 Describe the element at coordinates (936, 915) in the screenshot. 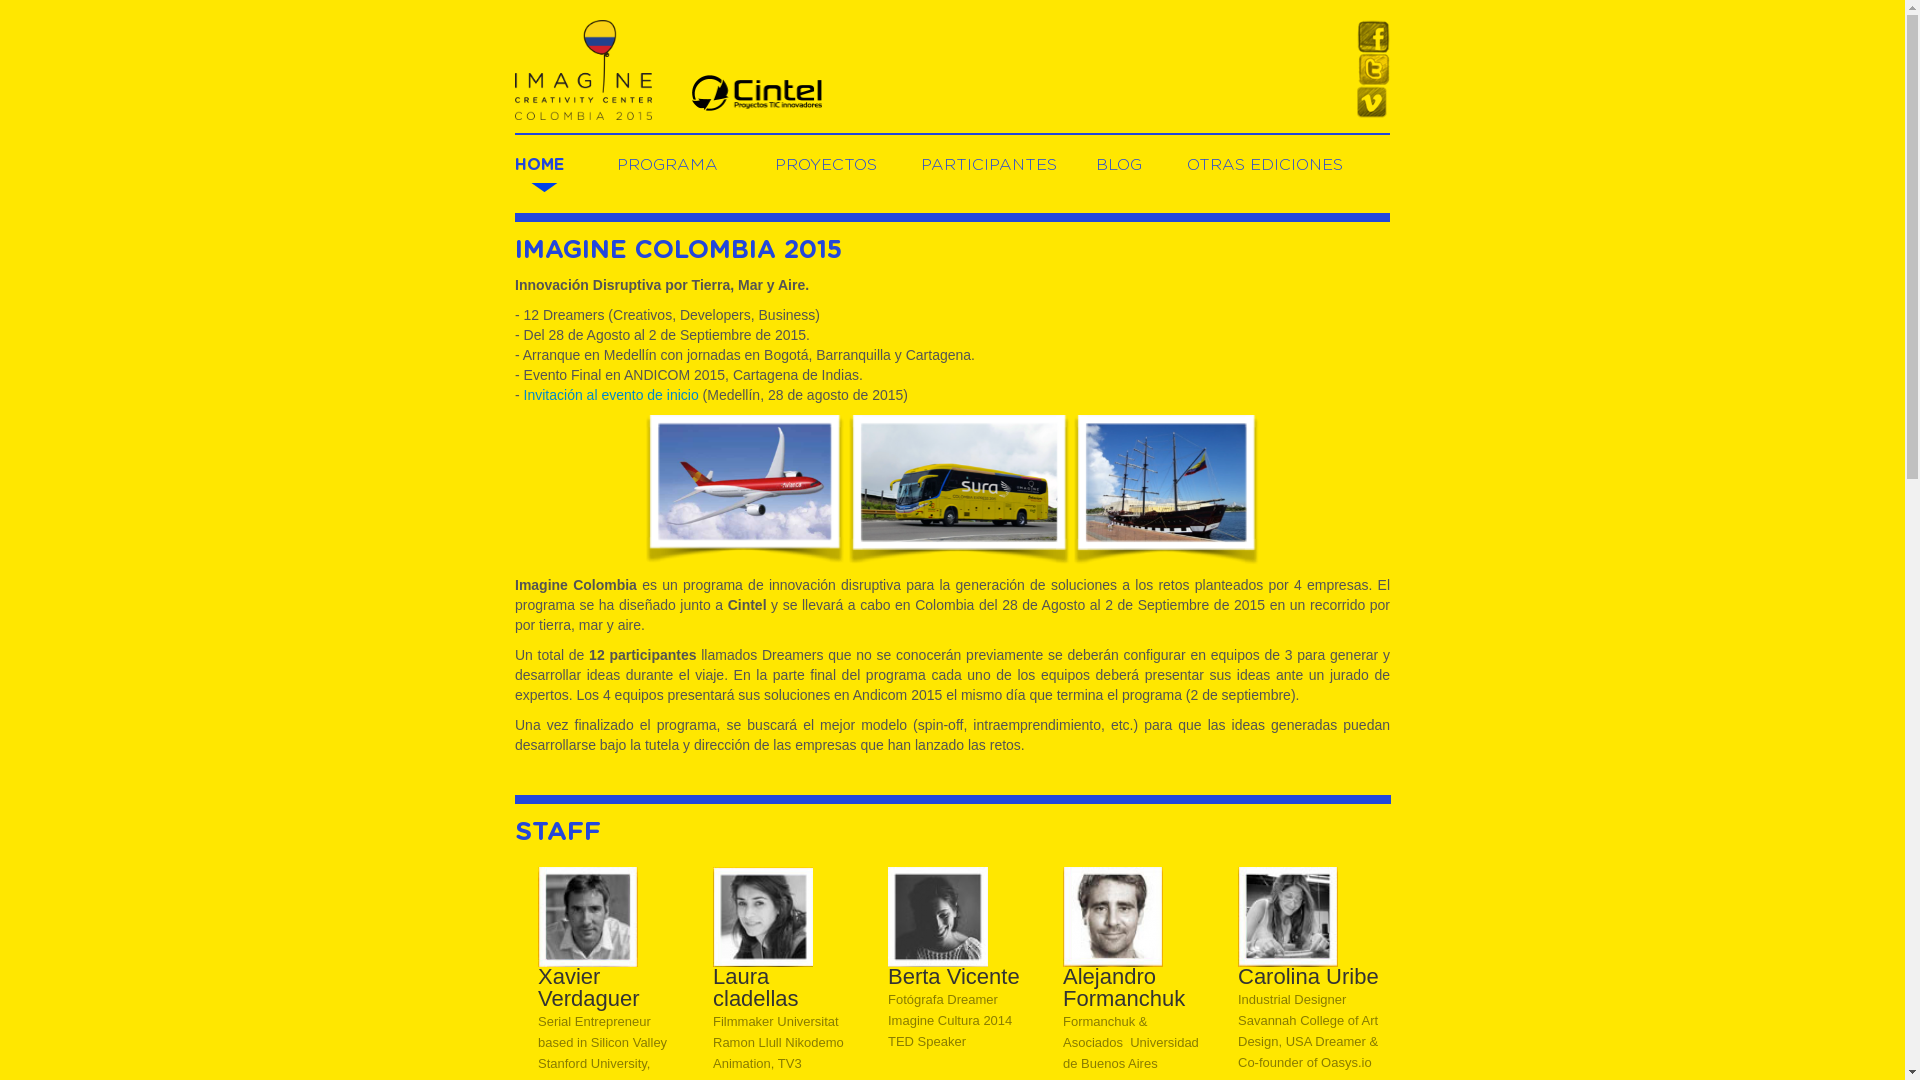

I see `'Berta Vicente'` at that location.